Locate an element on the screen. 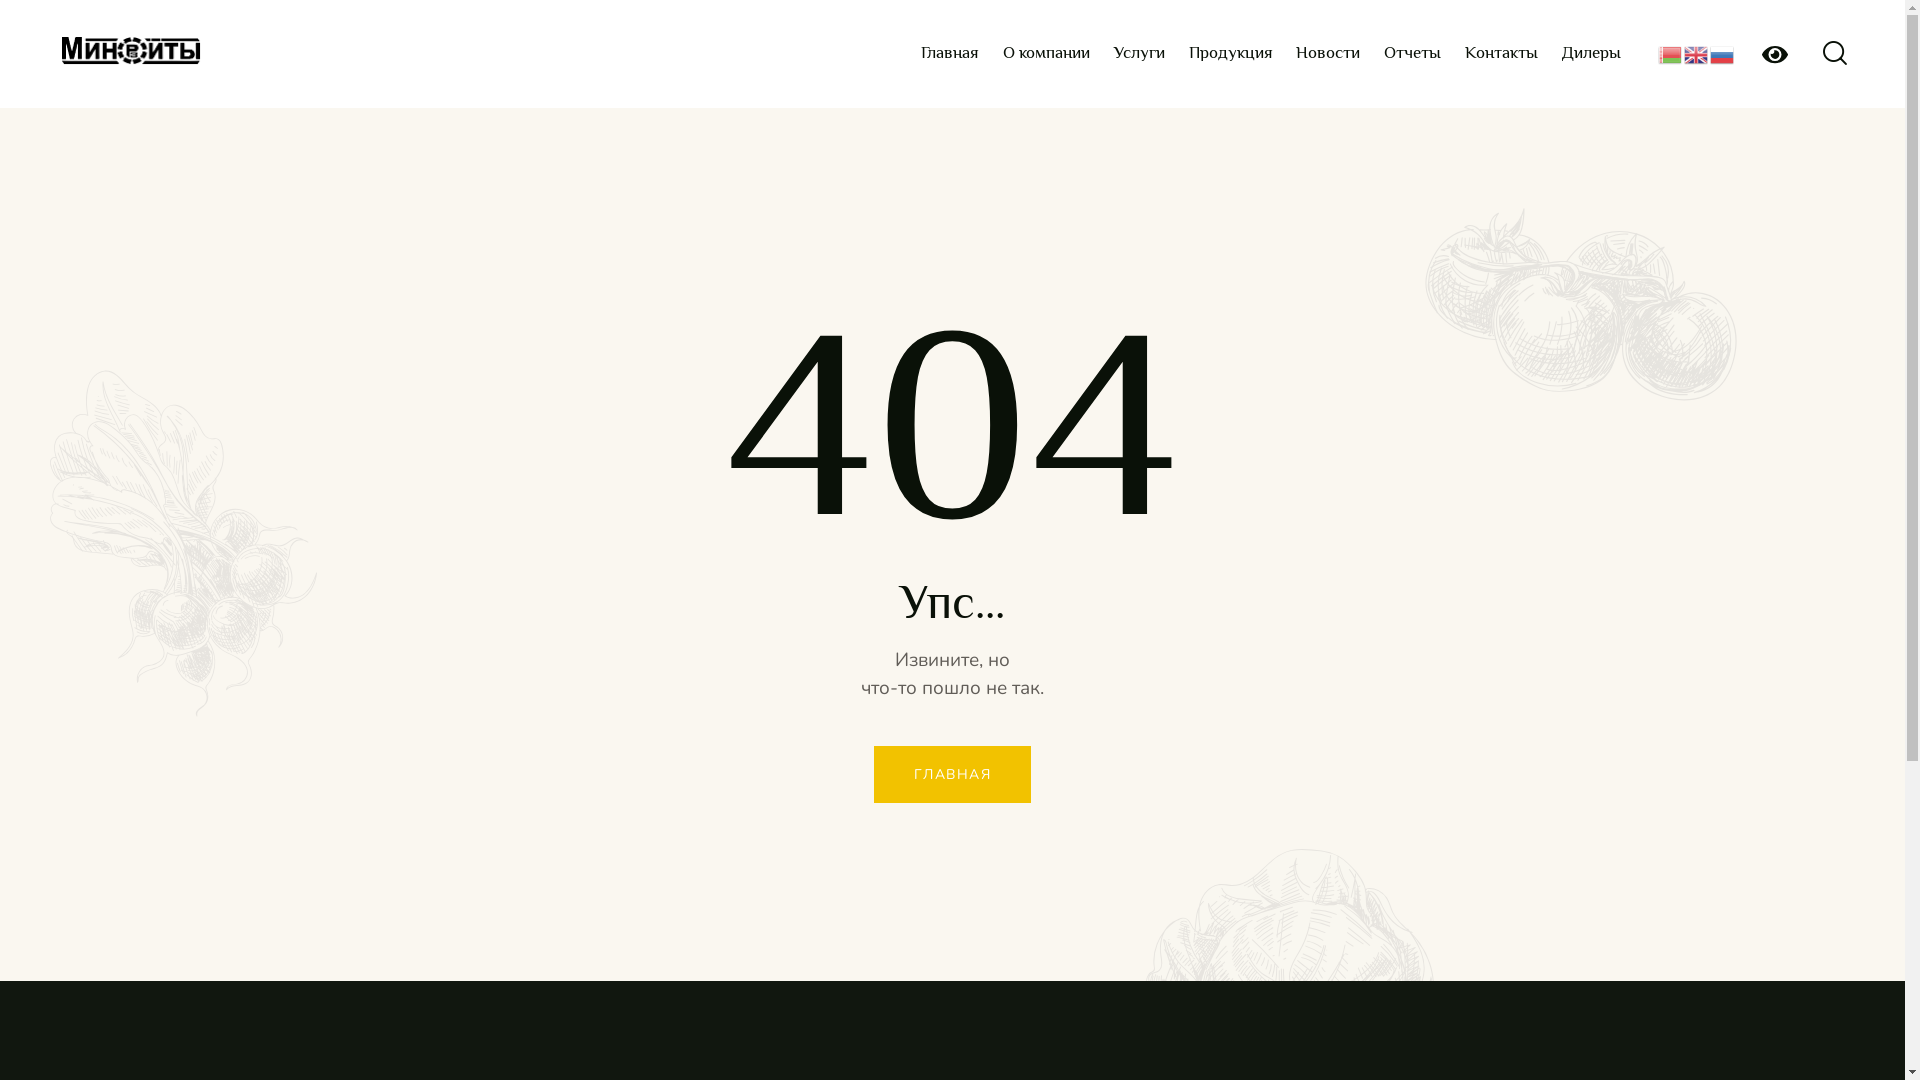 The image size is (1920, 1080). 'Russian' is located at coordinates (1722, 52).